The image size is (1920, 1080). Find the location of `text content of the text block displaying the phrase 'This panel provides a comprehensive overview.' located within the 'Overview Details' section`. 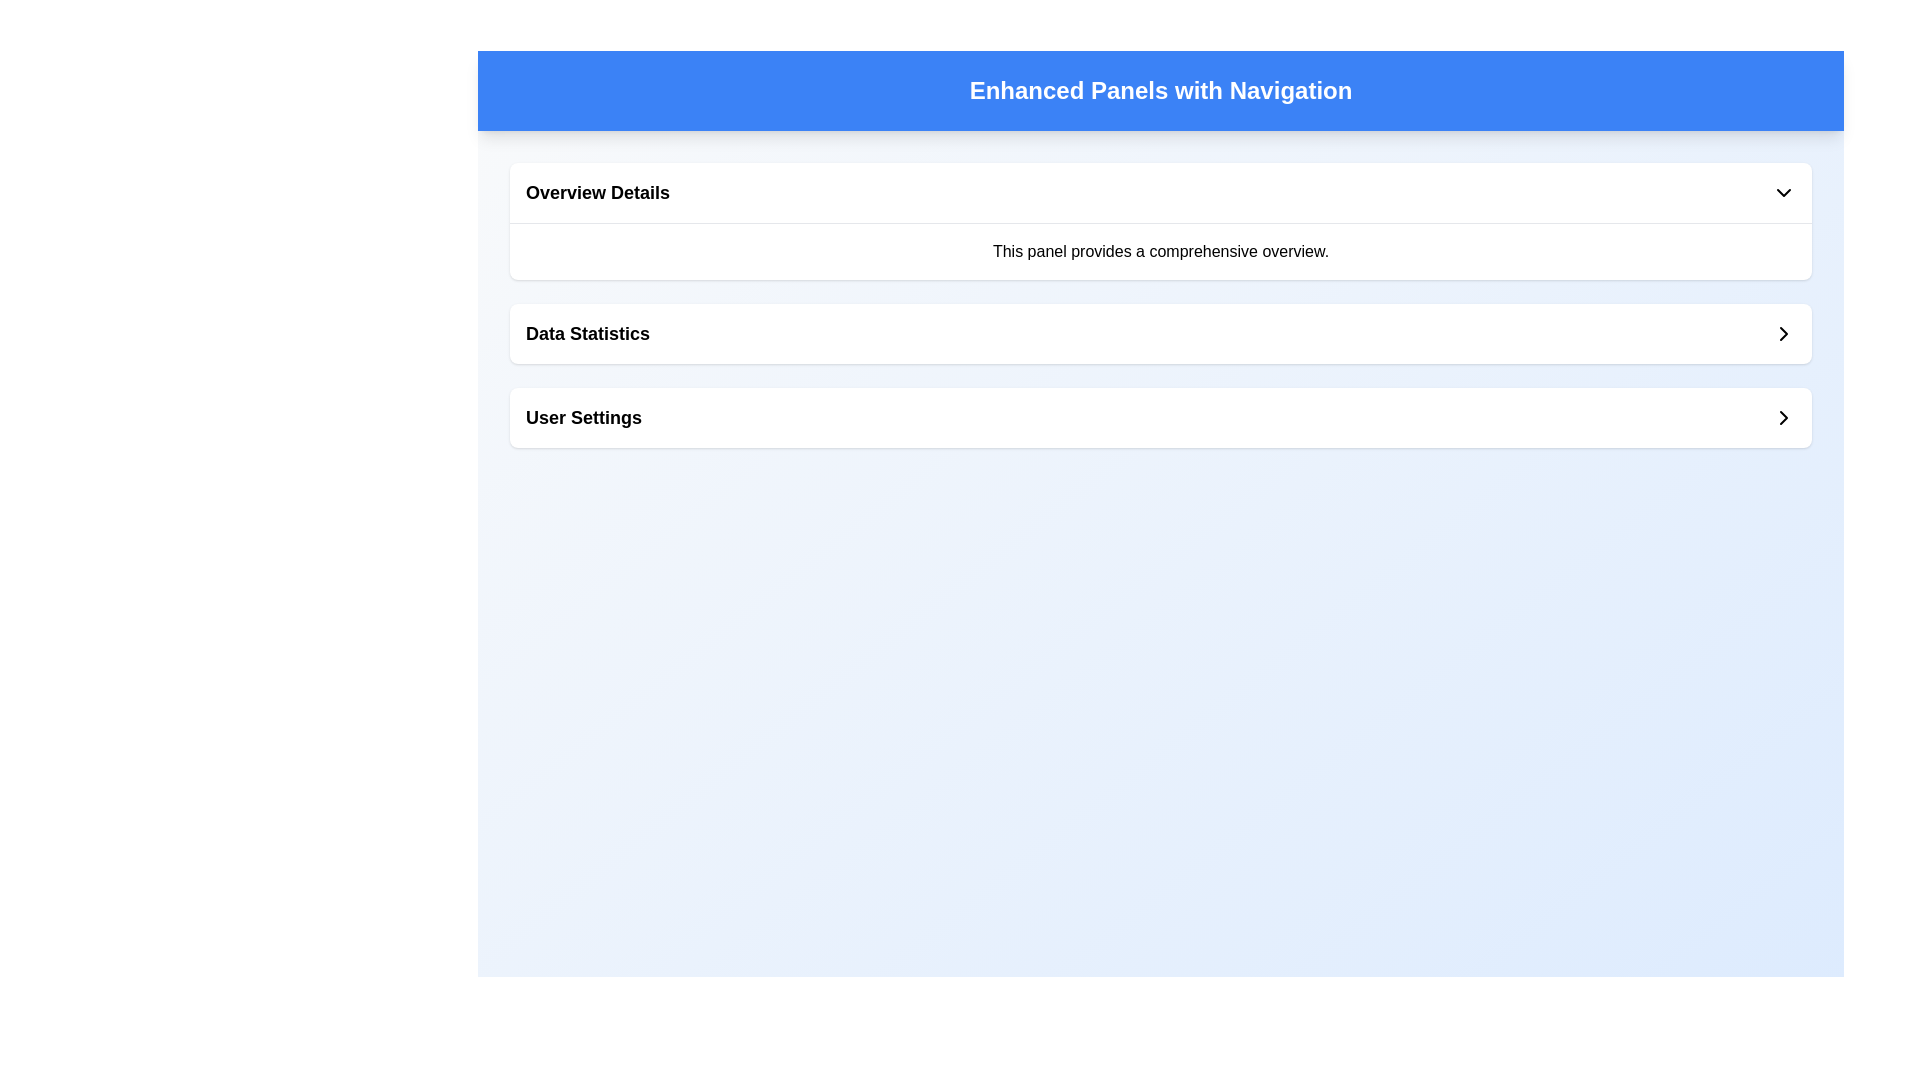

text content of the text block displaying the phrase 'This panel provides a comprehensive overview.' located within the 'Overview Details' section is located at coordinates (1161, 249).